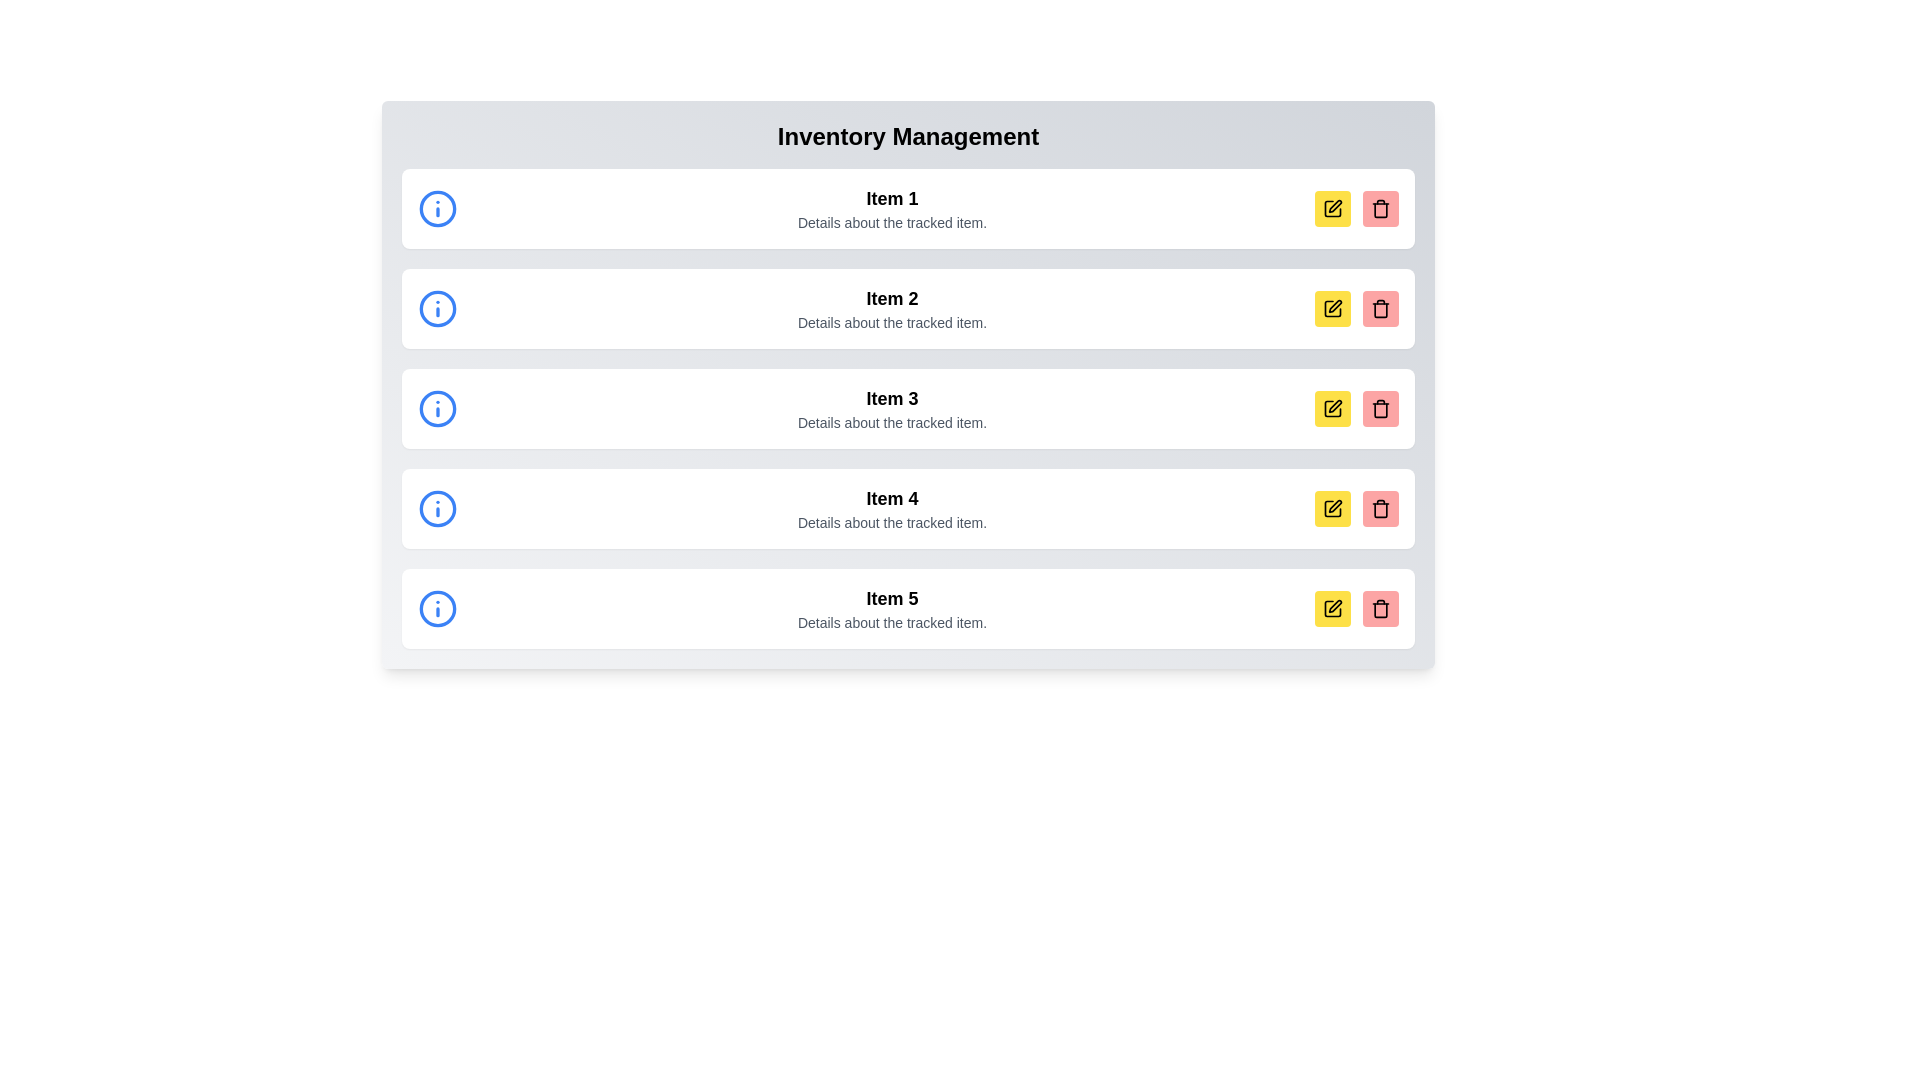 The height and width of the screenshot is (1080, 1920). Describe the element at coordinates (907, 508) in the screenshot. I see `the fourth card in the vertical list, which contains the text 'Item 4' and action buttons, to access further options` at that location.